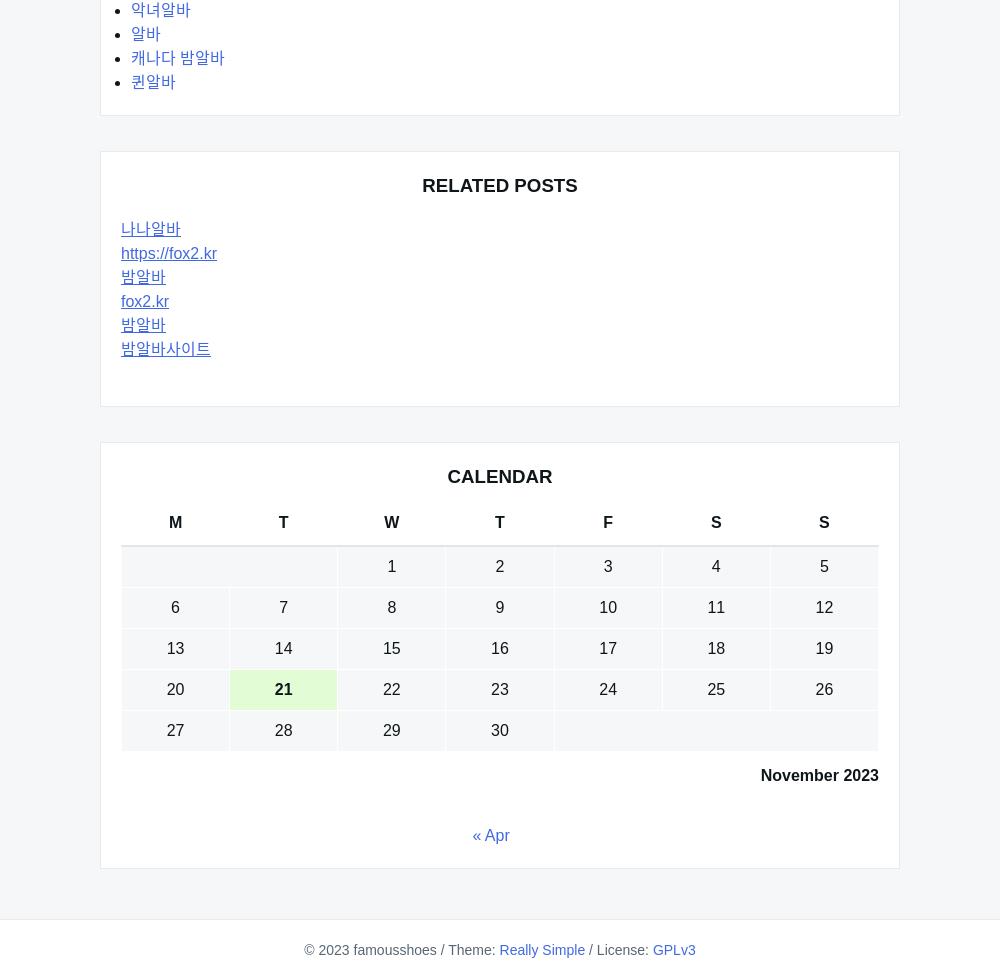 The height and width of the screenshot is (978, 1000). I want to click on '3', so click(606, 566).